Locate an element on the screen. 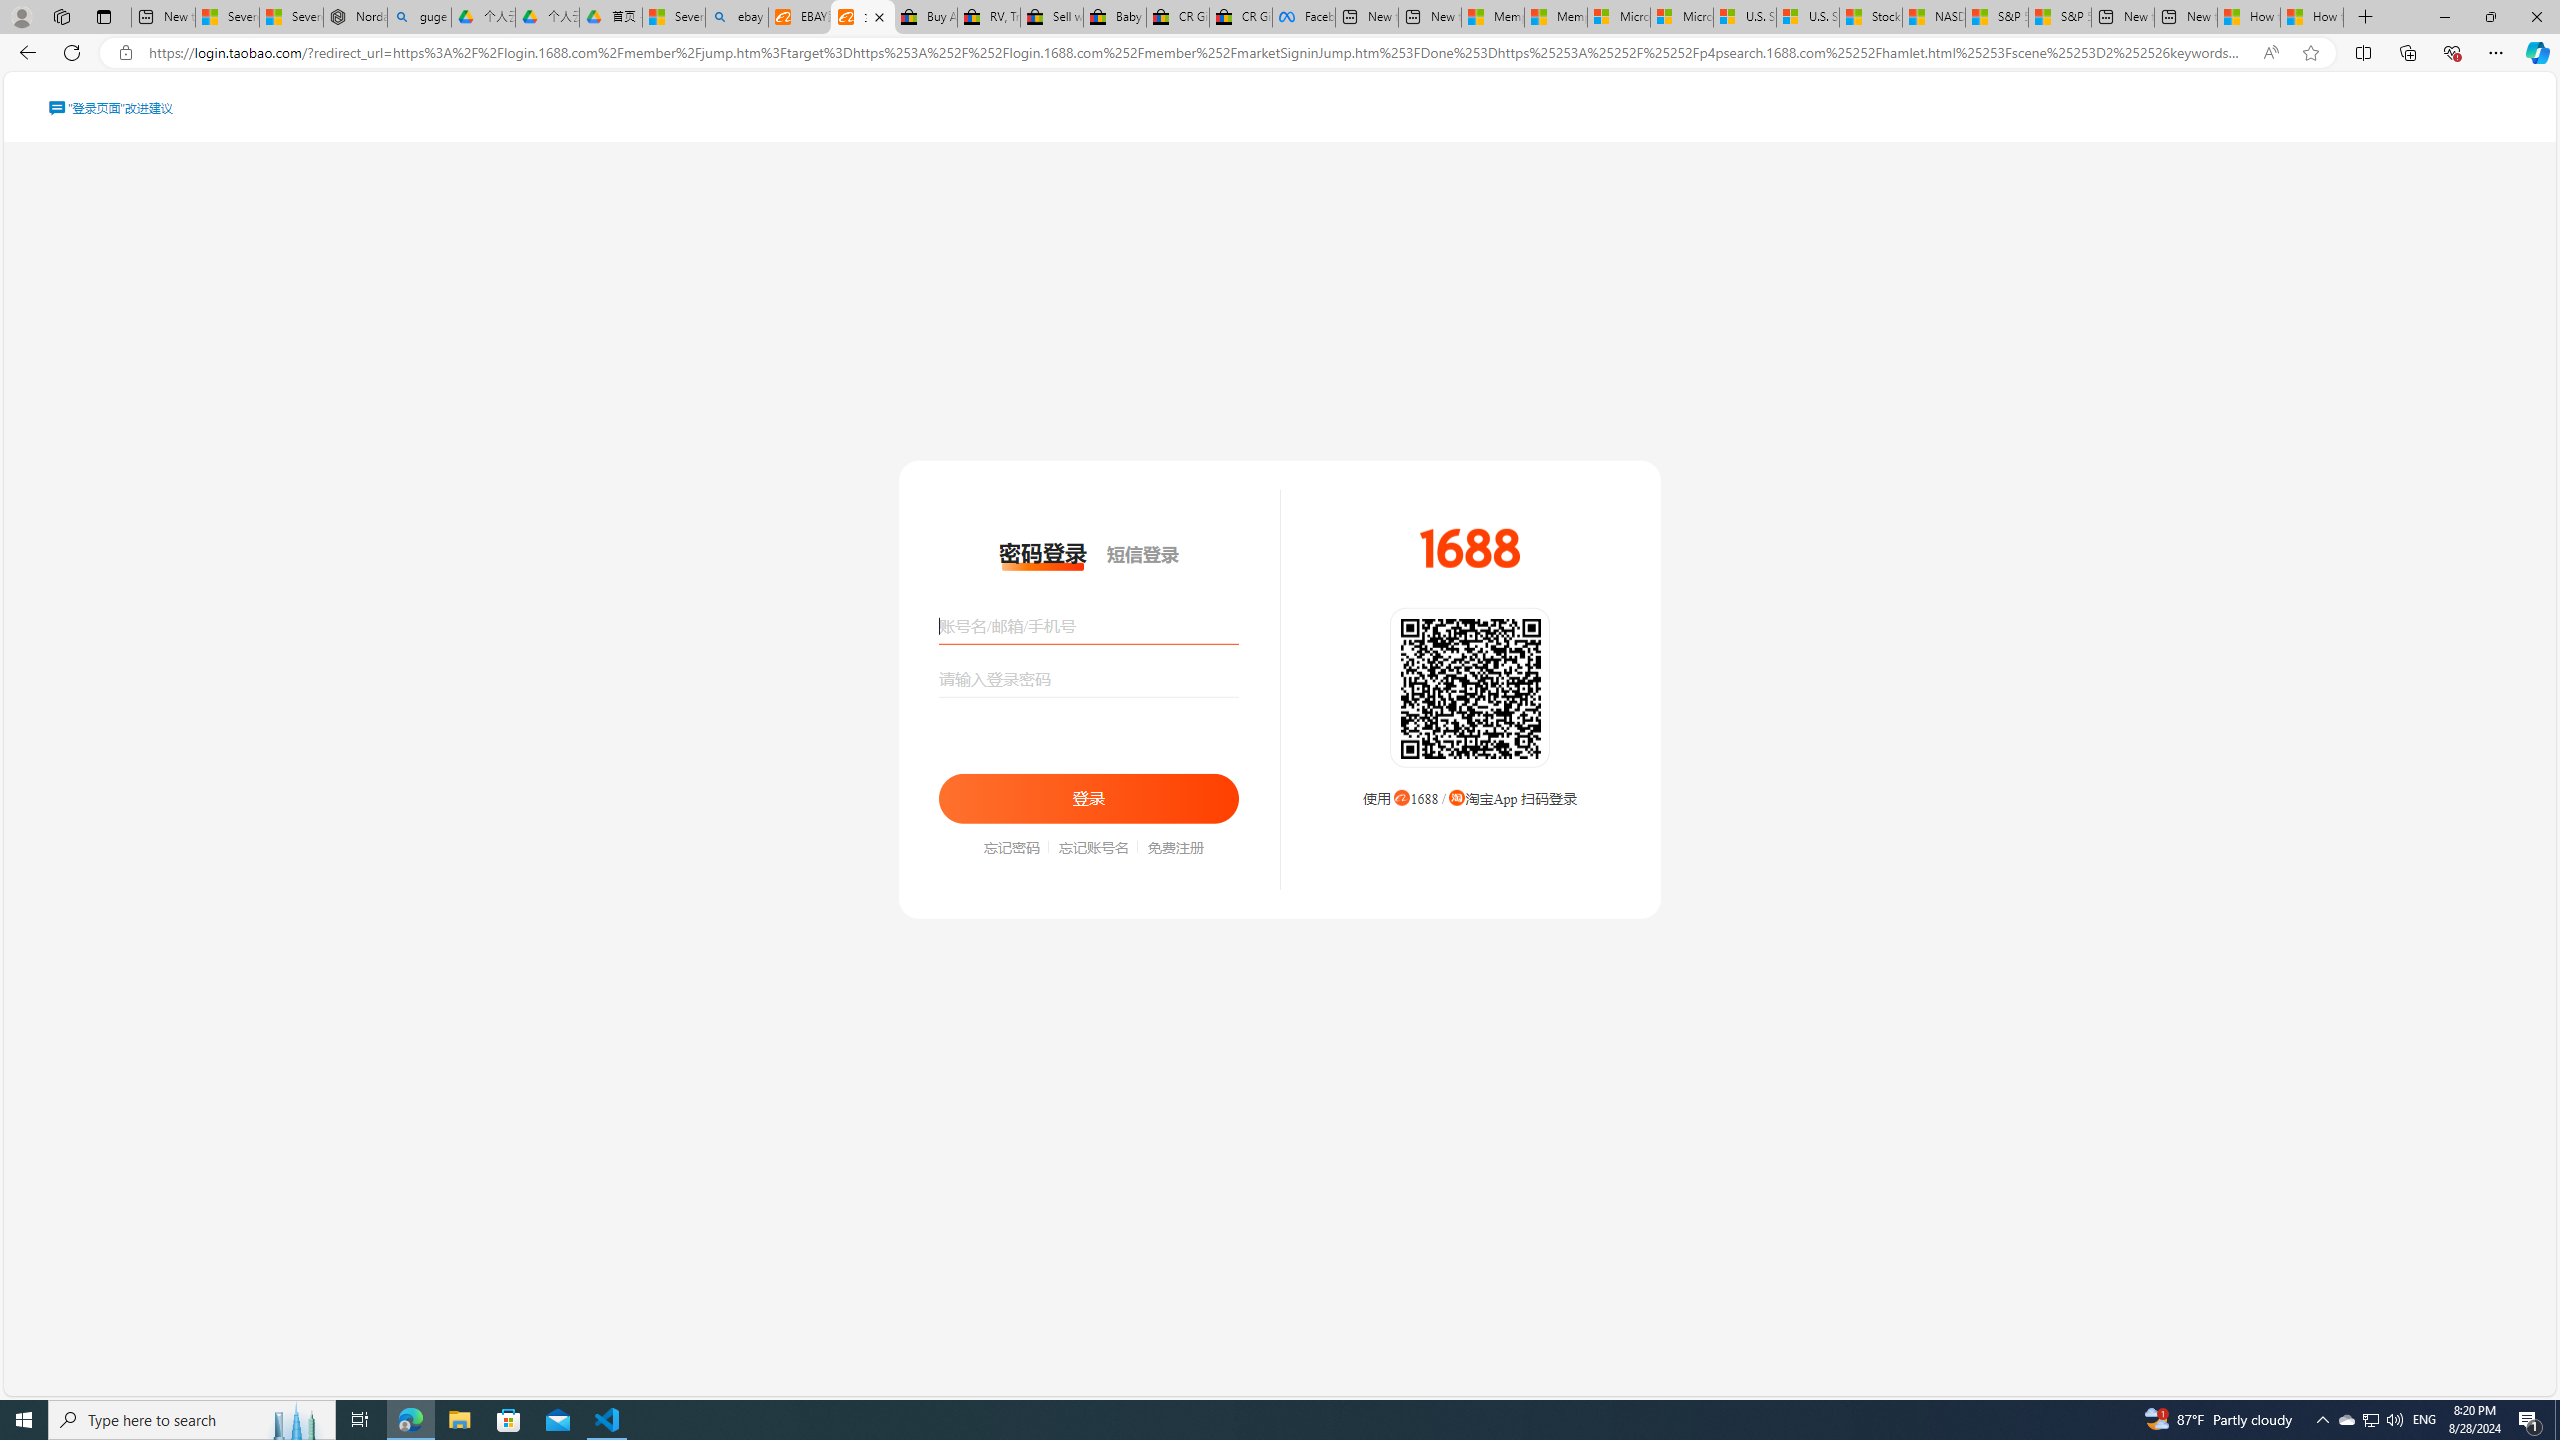 The height and width of the screenshot is (1440, 2560). 'Facebook' is located at coordinates (1304, 16).